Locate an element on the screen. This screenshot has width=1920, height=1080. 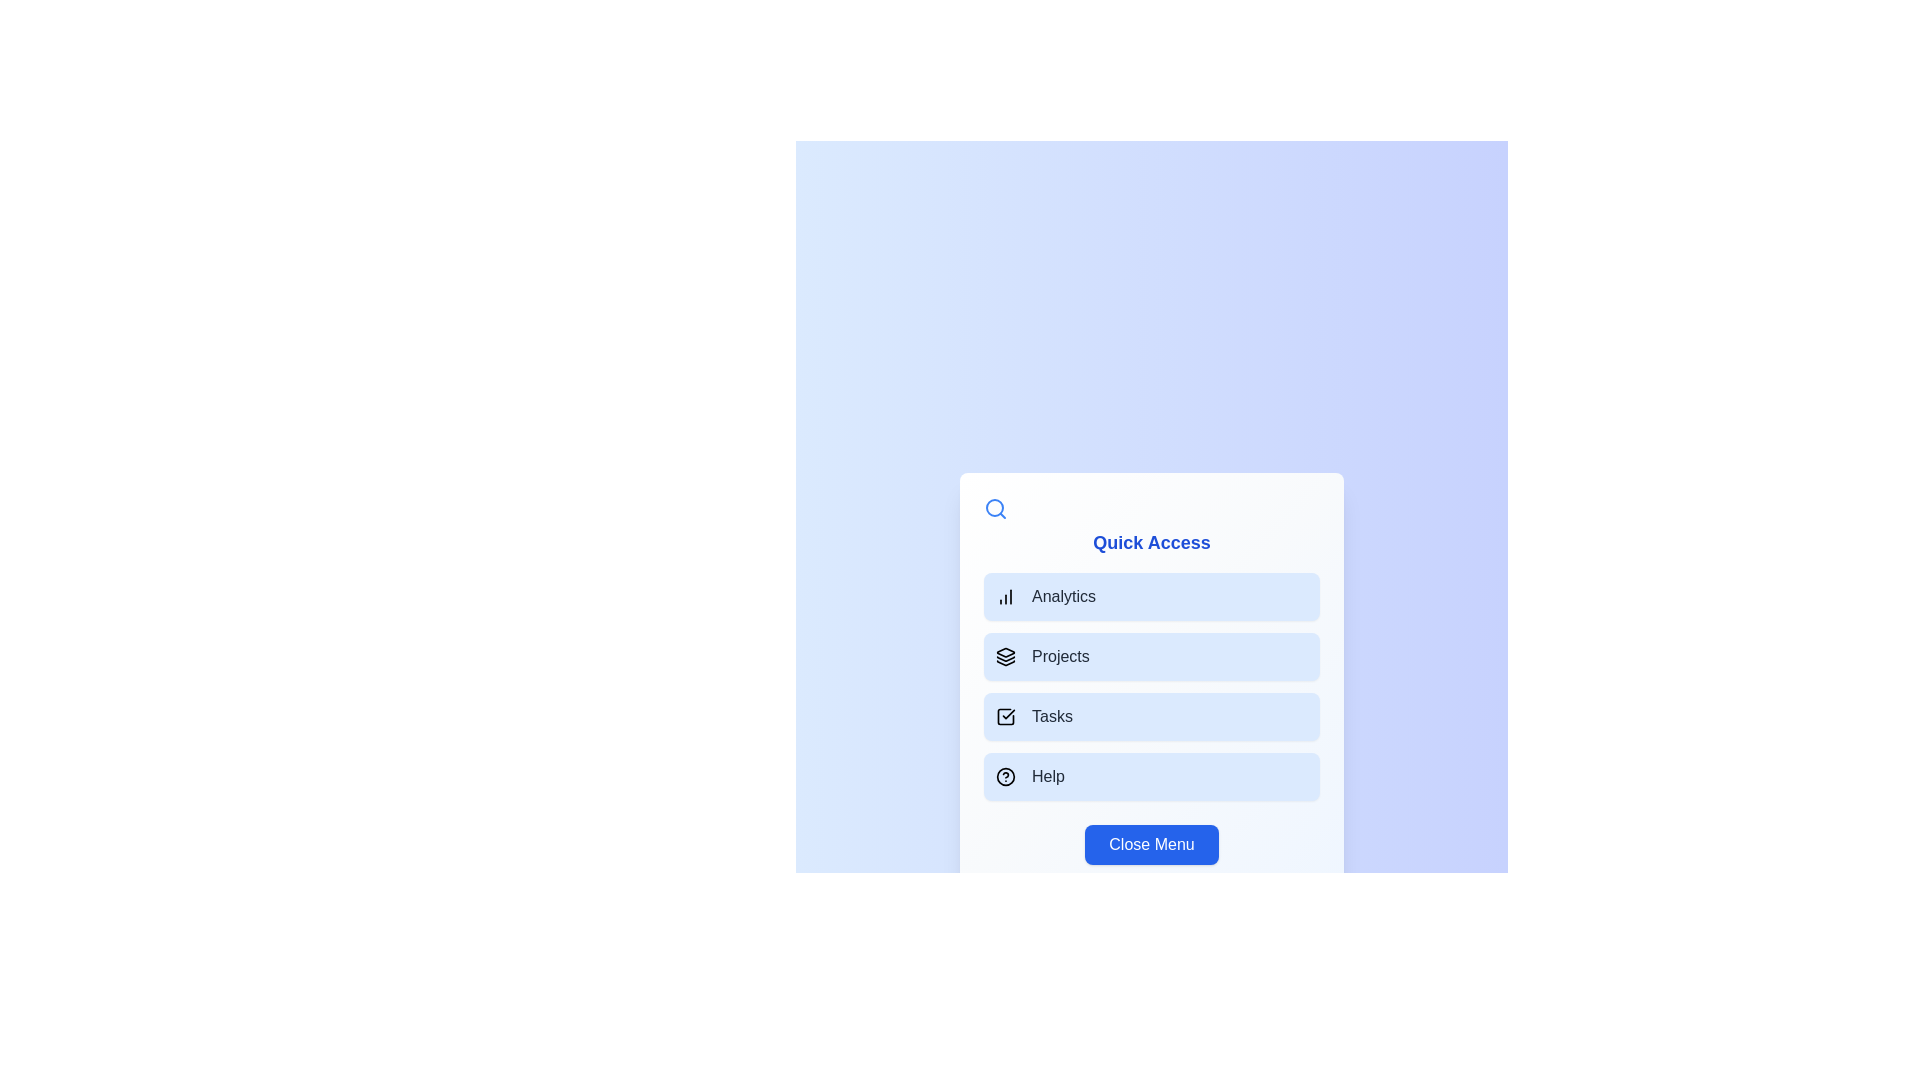
the menu option Analytics is located at coordinates (1152, 596).